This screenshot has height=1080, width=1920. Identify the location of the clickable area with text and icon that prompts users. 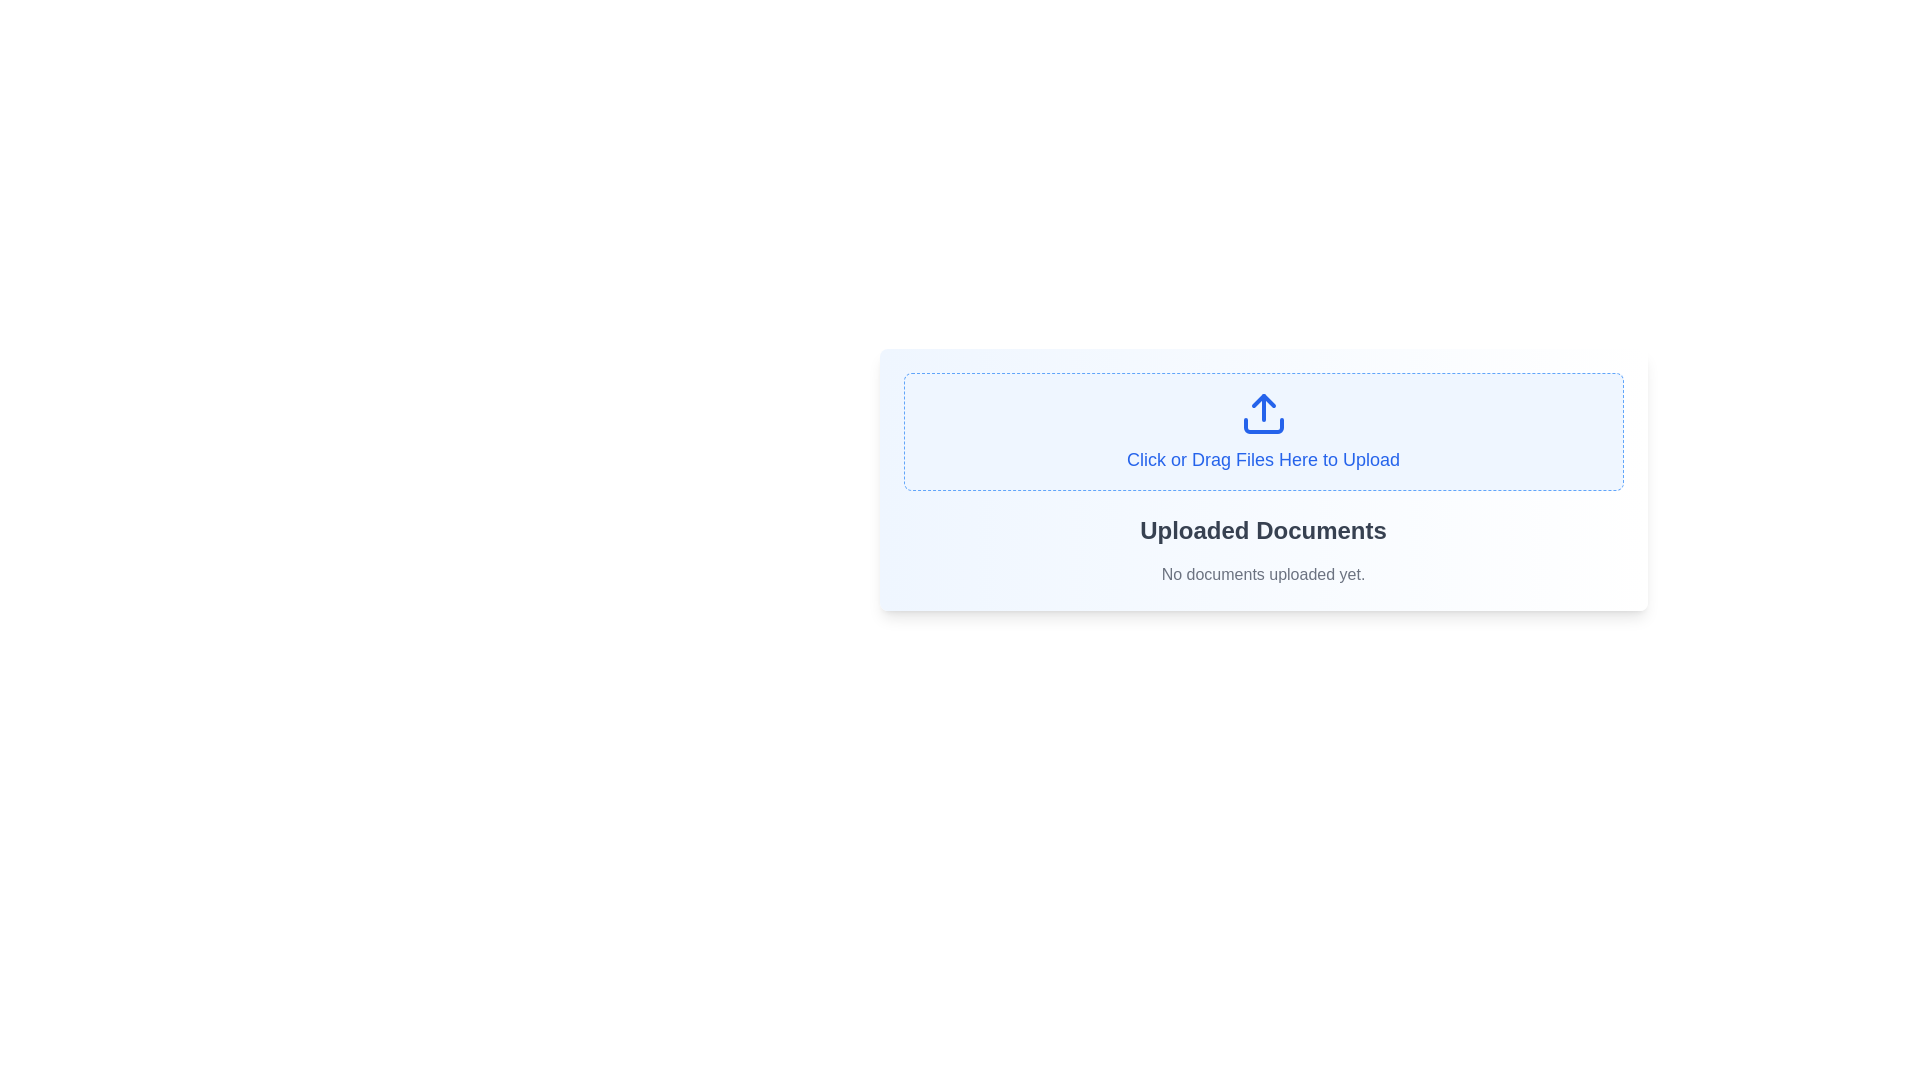
(1262, 431).